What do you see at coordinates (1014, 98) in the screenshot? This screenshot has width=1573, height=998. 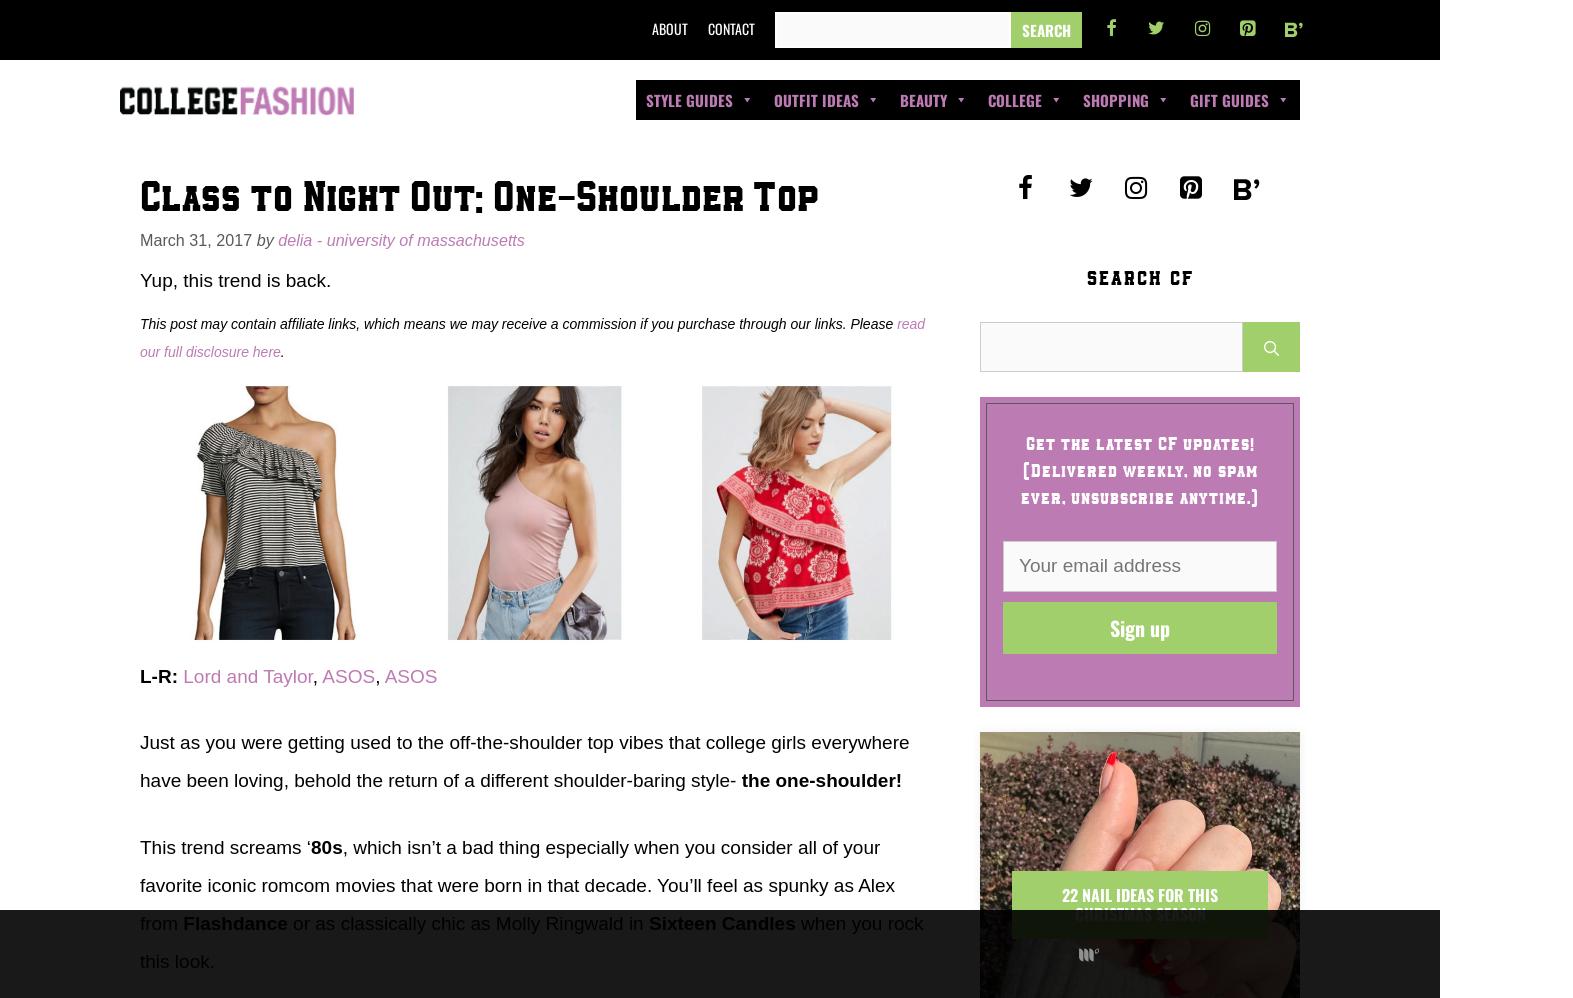 I see `'College'` at bounding box center [1014, 98].